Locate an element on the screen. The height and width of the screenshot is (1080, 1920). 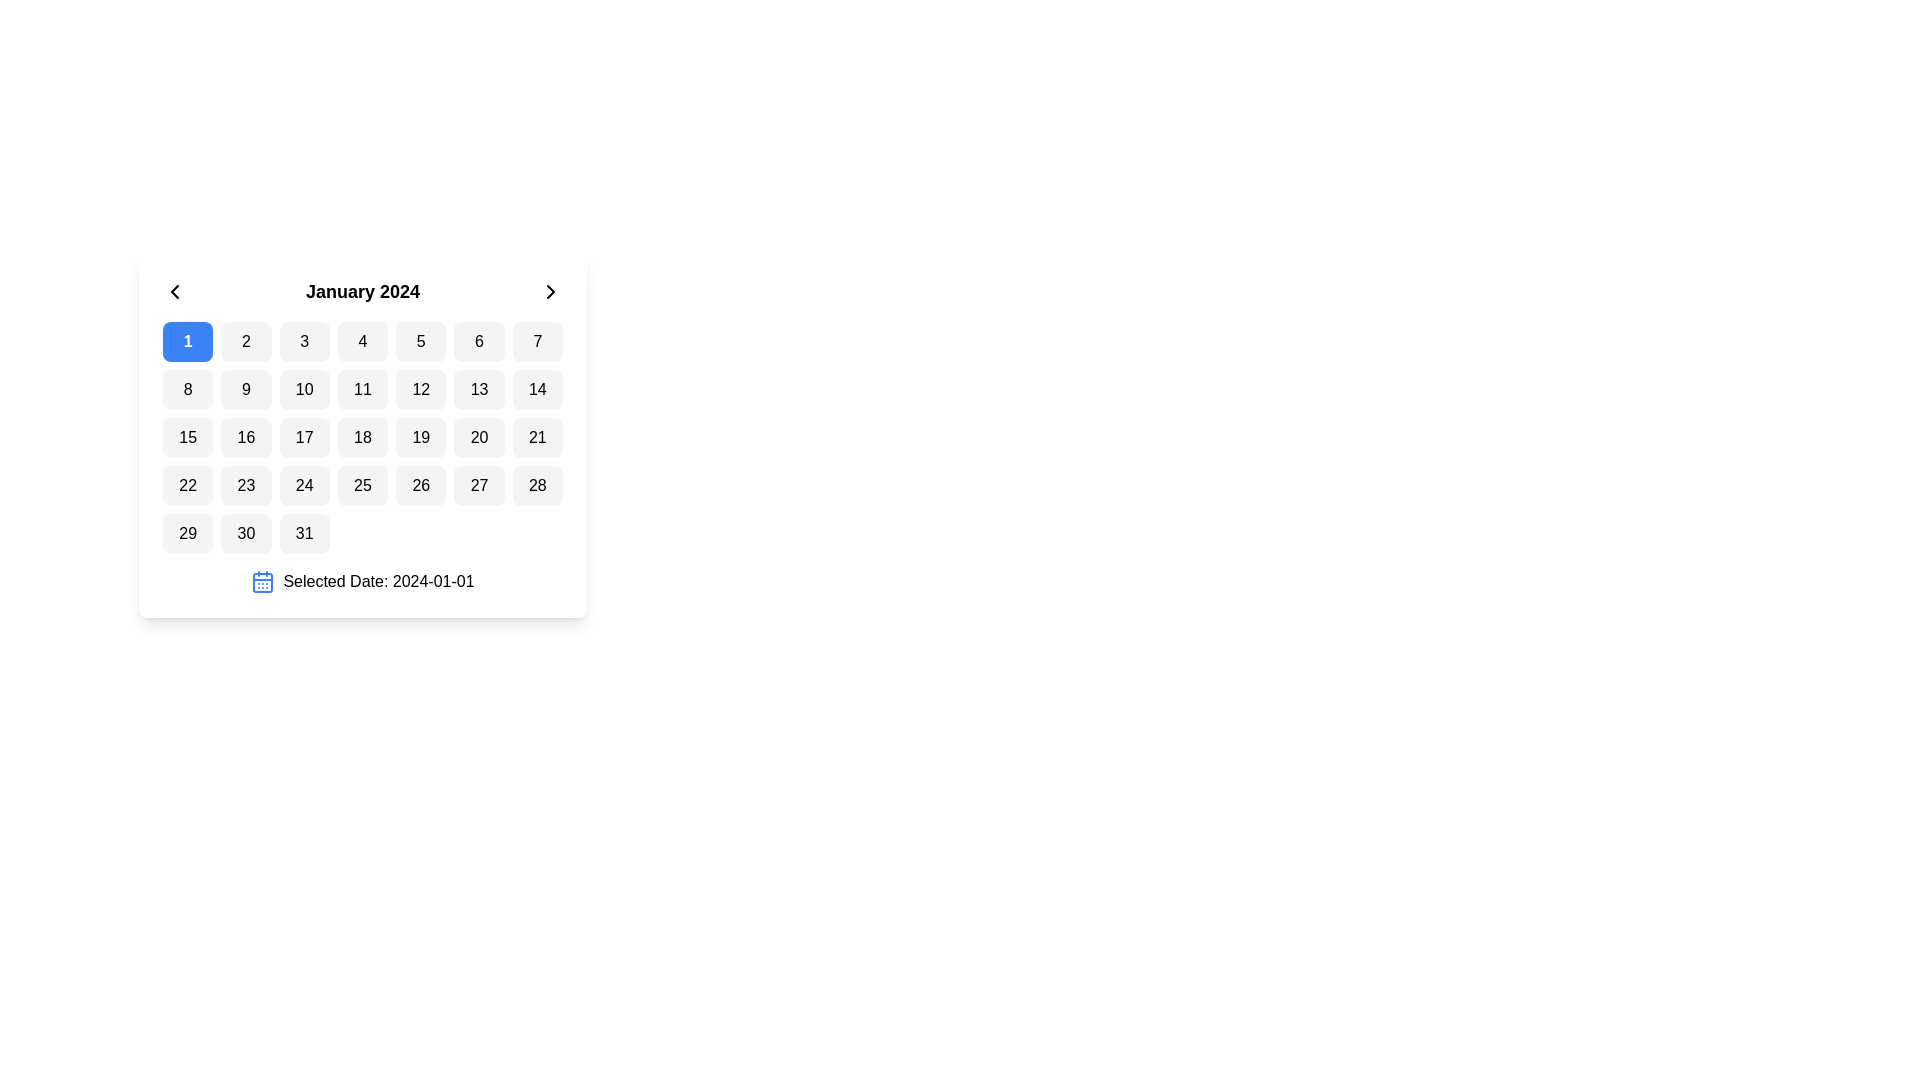
the calendar icon located at the leftmost position in the date selection area is located at coordinates (262, 582).